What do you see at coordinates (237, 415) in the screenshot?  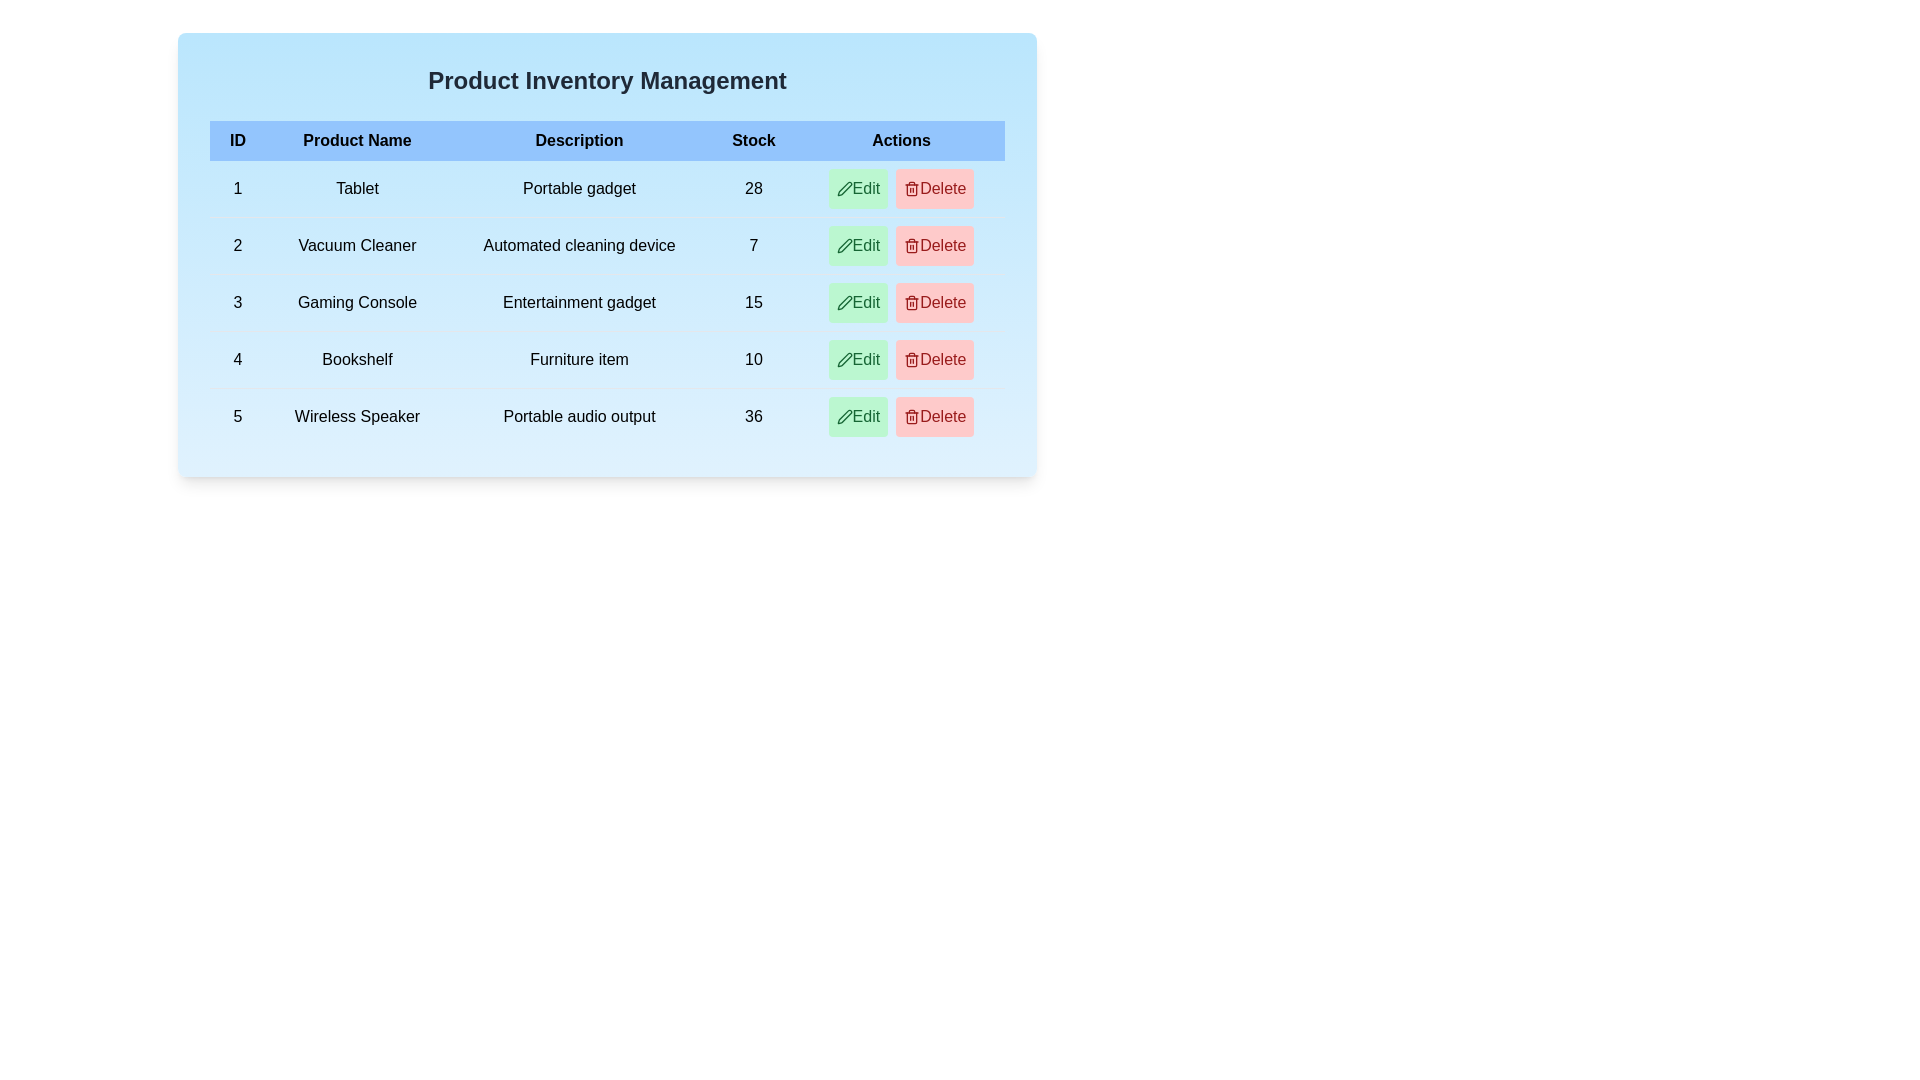 I see `the unique identifier text element for the 'Wireless Speaker' entry in the table, which is located in the first column of its row` at bounding box center [237, 415].